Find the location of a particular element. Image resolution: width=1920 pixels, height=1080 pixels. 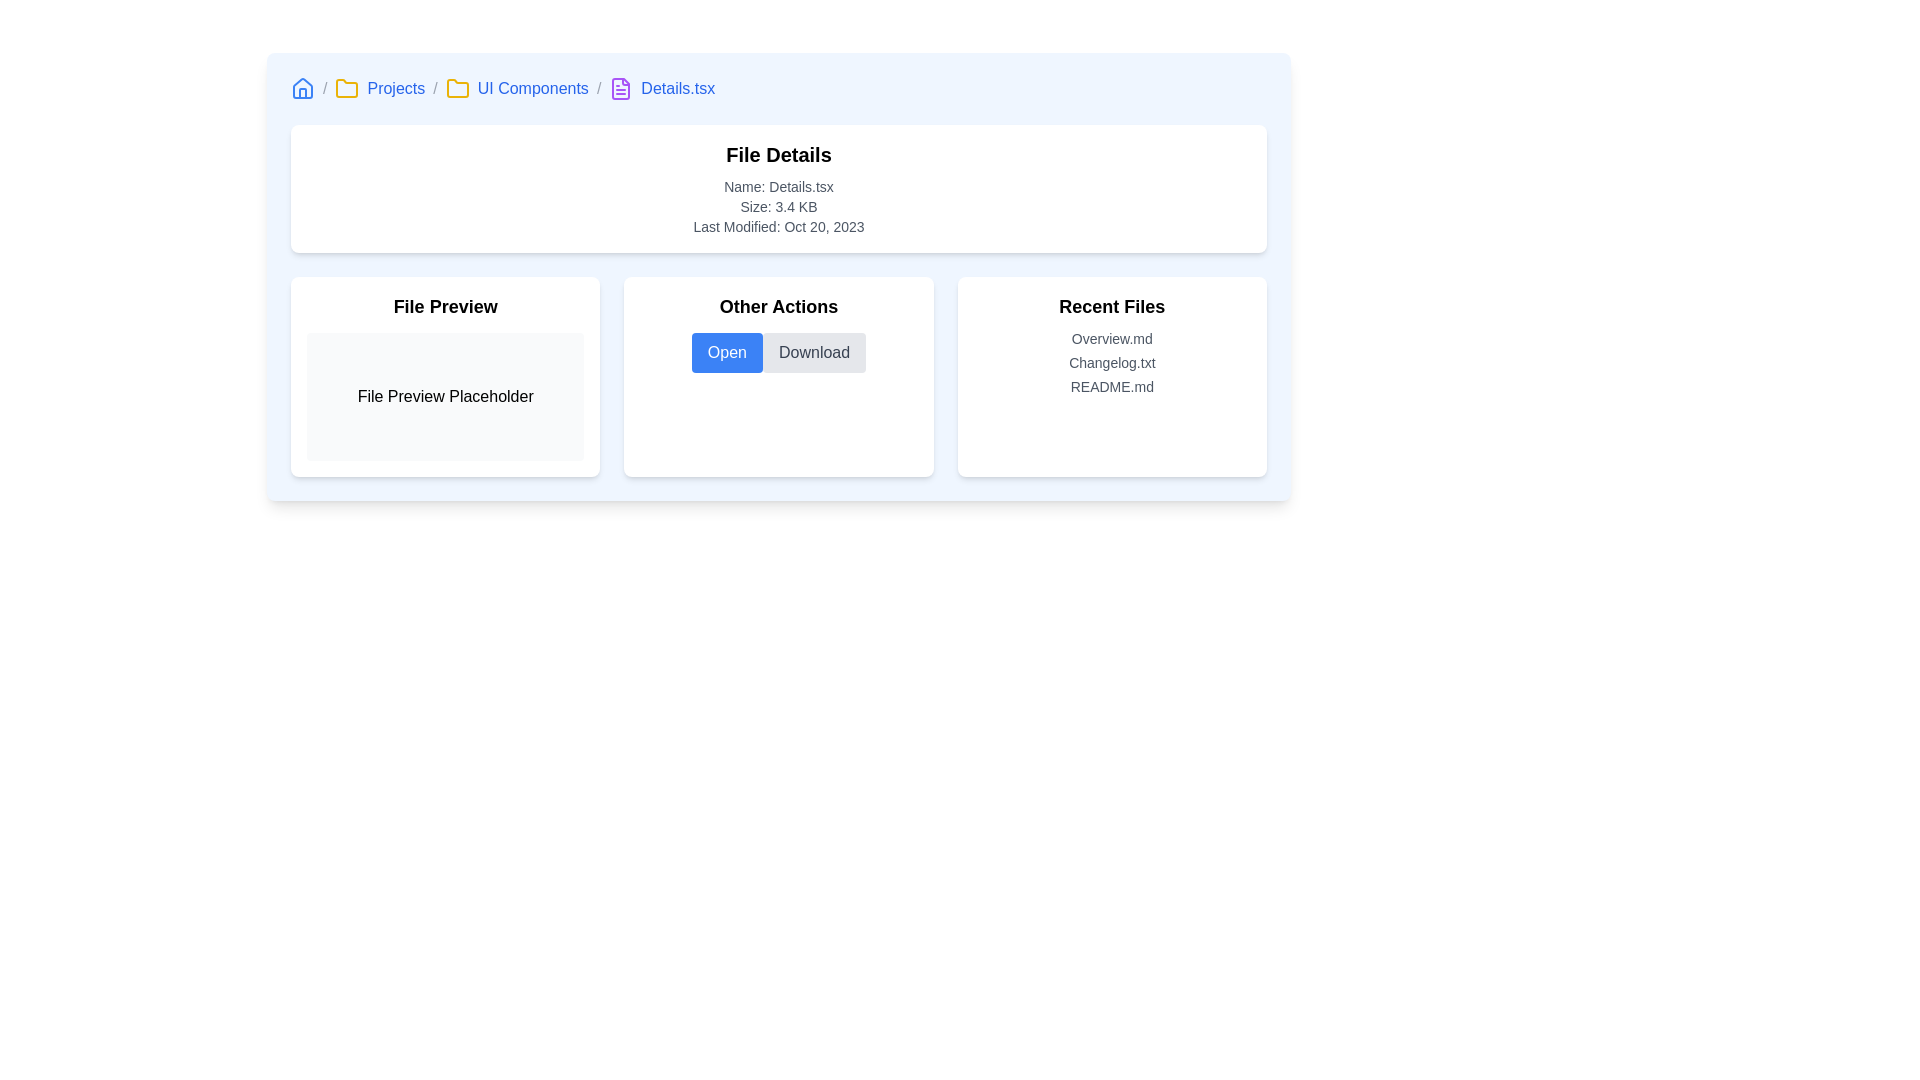

the text label displaying 'Last Modified: Oct 20, 2023' in the 'File Details' section, which is the last row below the 'Size' detail is located at coordinates (777, 226).